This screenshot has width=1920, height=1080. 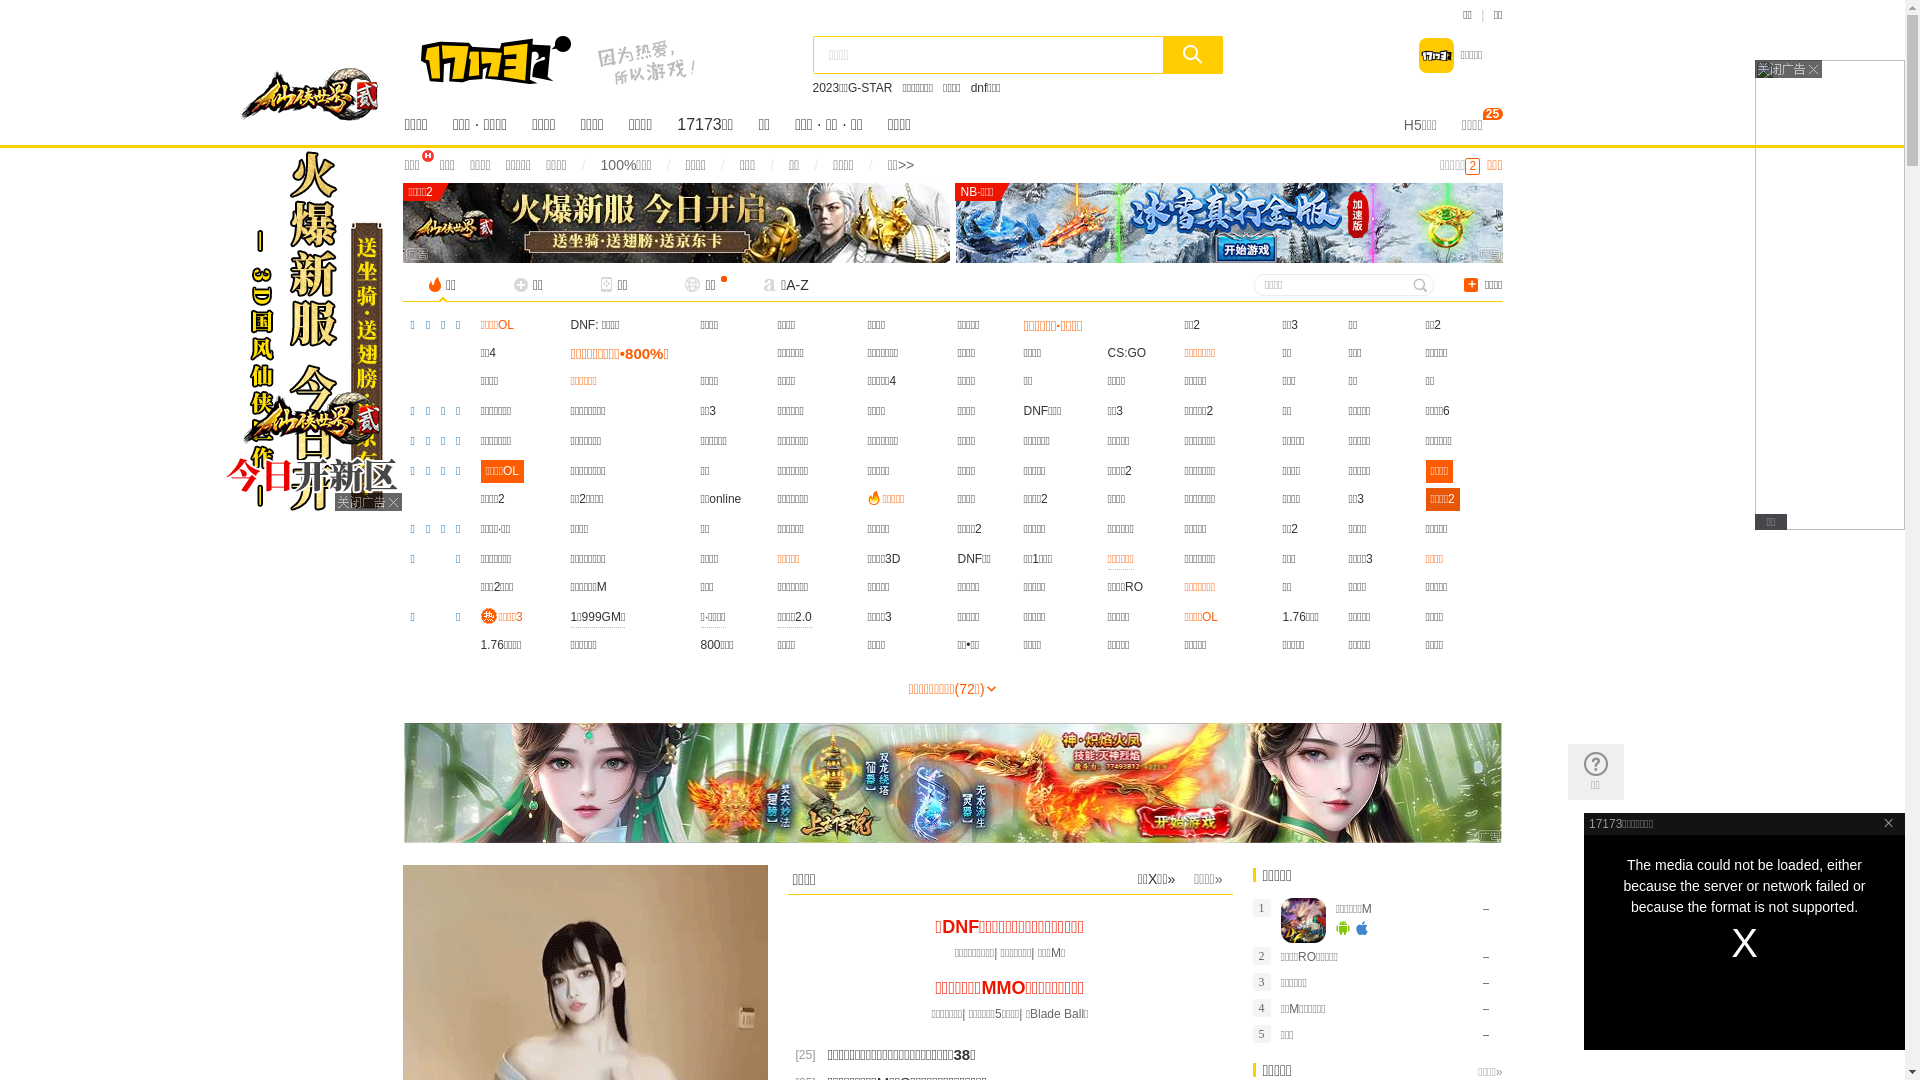 What do you see at coordinates (1127, 352) in the screenshot?
I see `'CS:GO'` at bounding box center [1127, 352].